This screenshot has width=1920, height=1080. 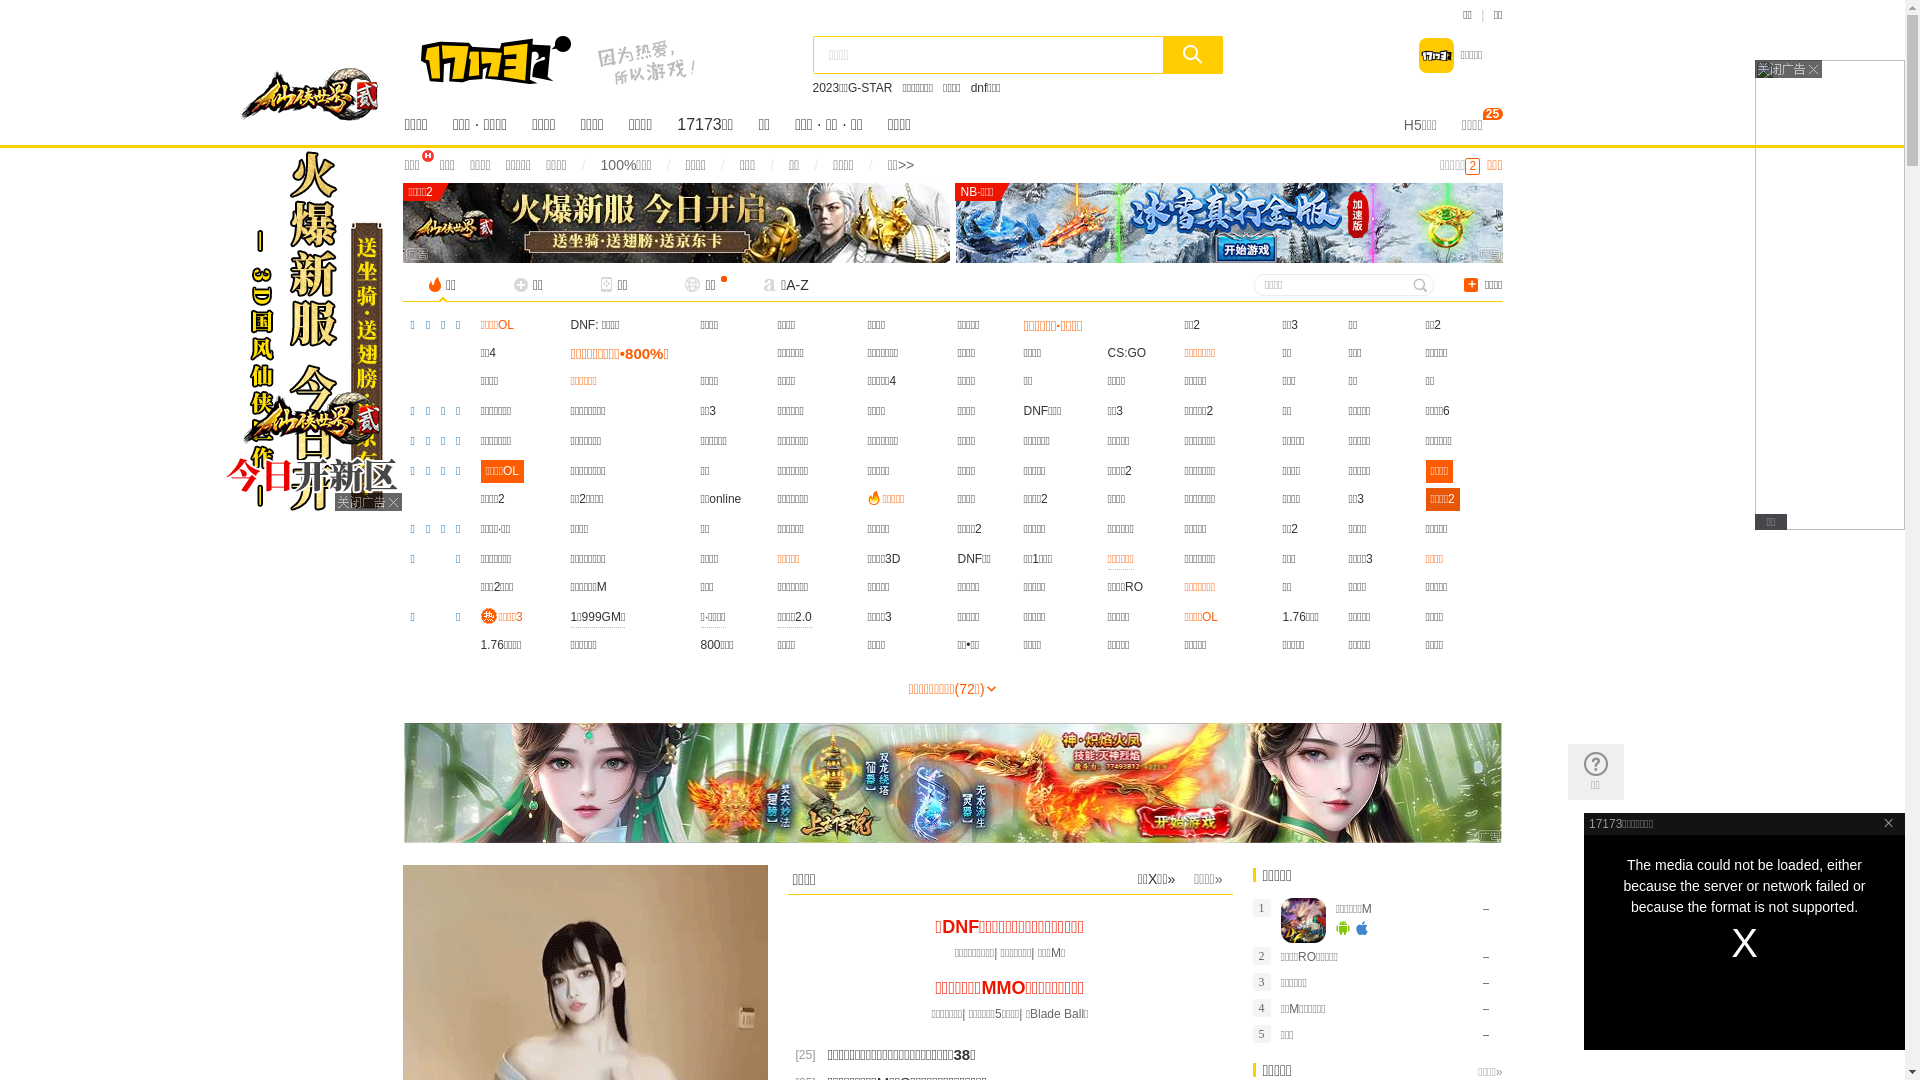 What do you see at coordinates (1127, 352) in the screenshot?
I see `'CS:GO'` at bounding box center [1127, 352].